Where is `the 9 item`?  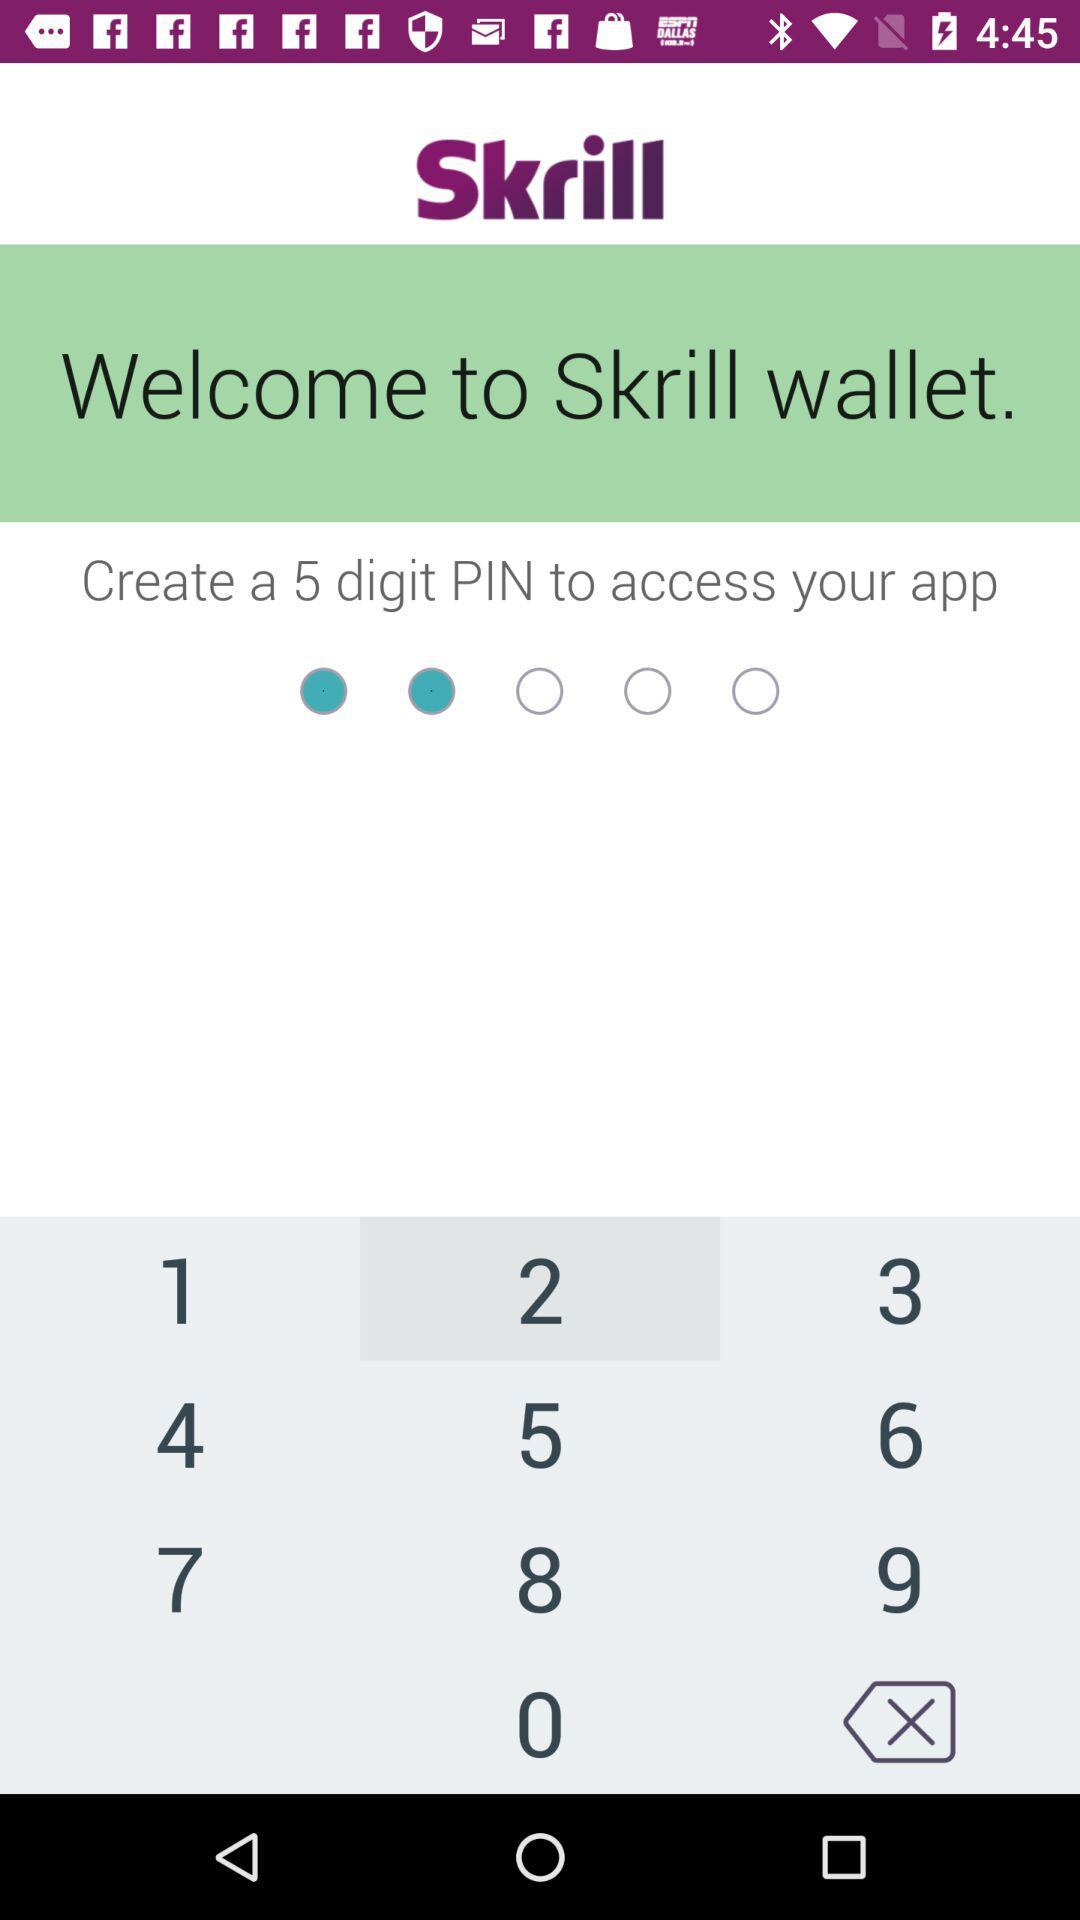
the 9 item is located at coordinates (898, 1575).